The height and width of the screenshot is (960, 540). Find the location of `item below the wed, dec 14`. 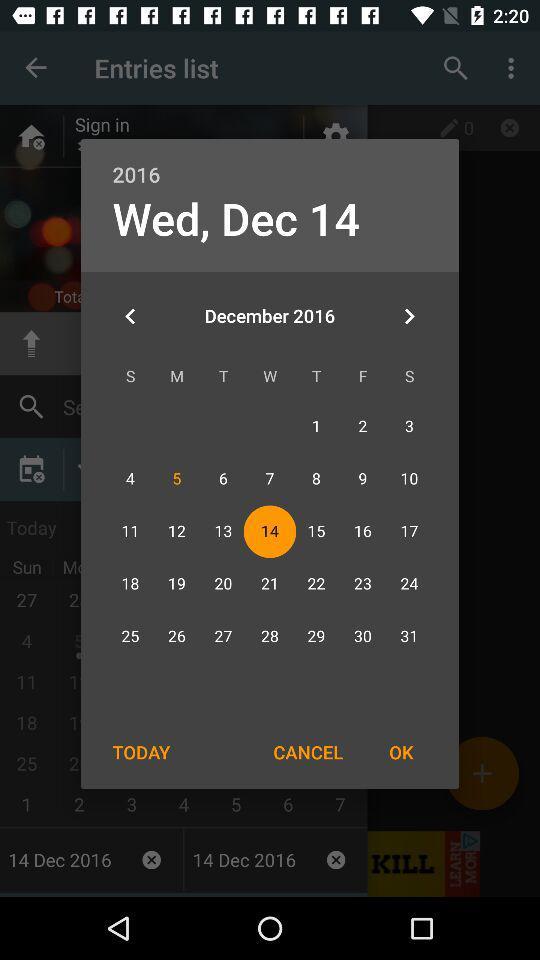

item below the wed, dec 14 is located at coordinates (130, 316).